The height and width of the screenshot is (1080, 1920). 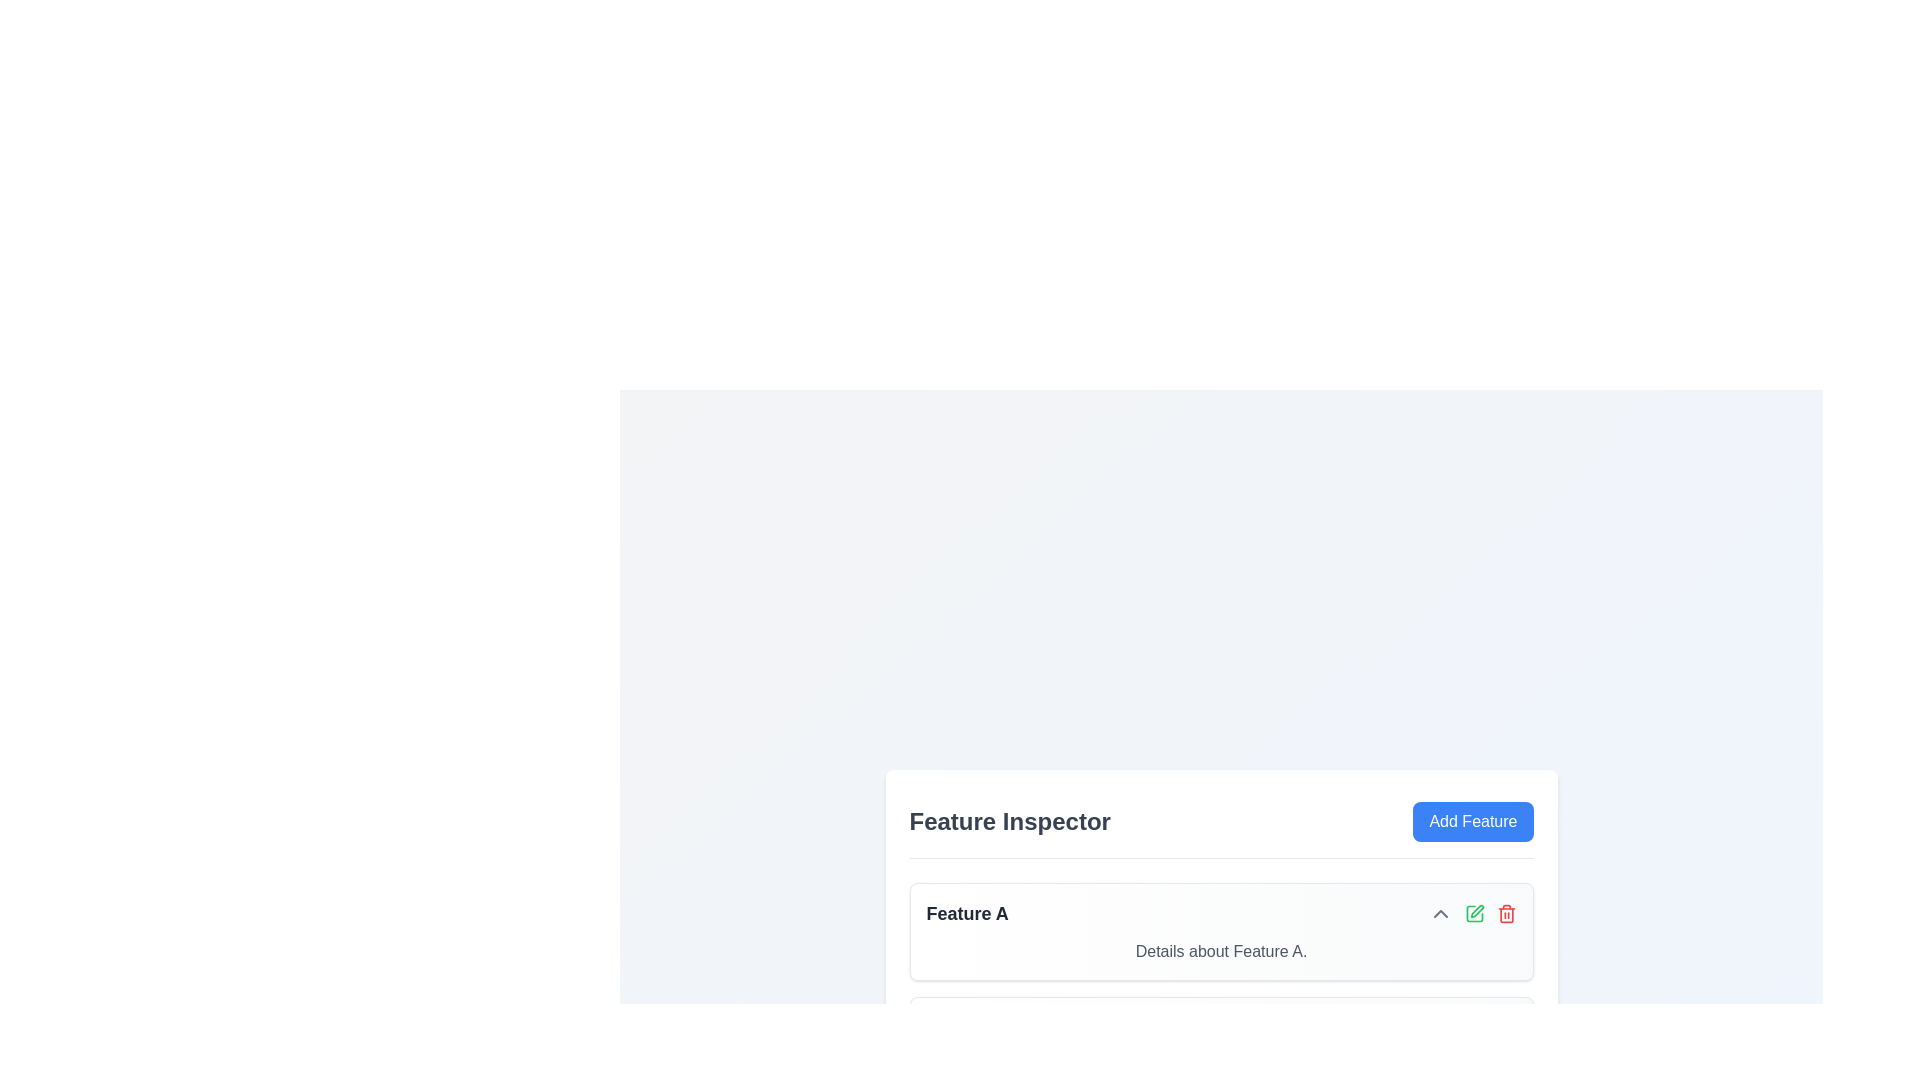 What do you see at coordinates (1220, 950) in the screenshot?
I see `the static text label displaying 'Details about Feature A.' which is positioned below the title 'Feature A' in a white bordered box` at bounding box center [1220, 950].